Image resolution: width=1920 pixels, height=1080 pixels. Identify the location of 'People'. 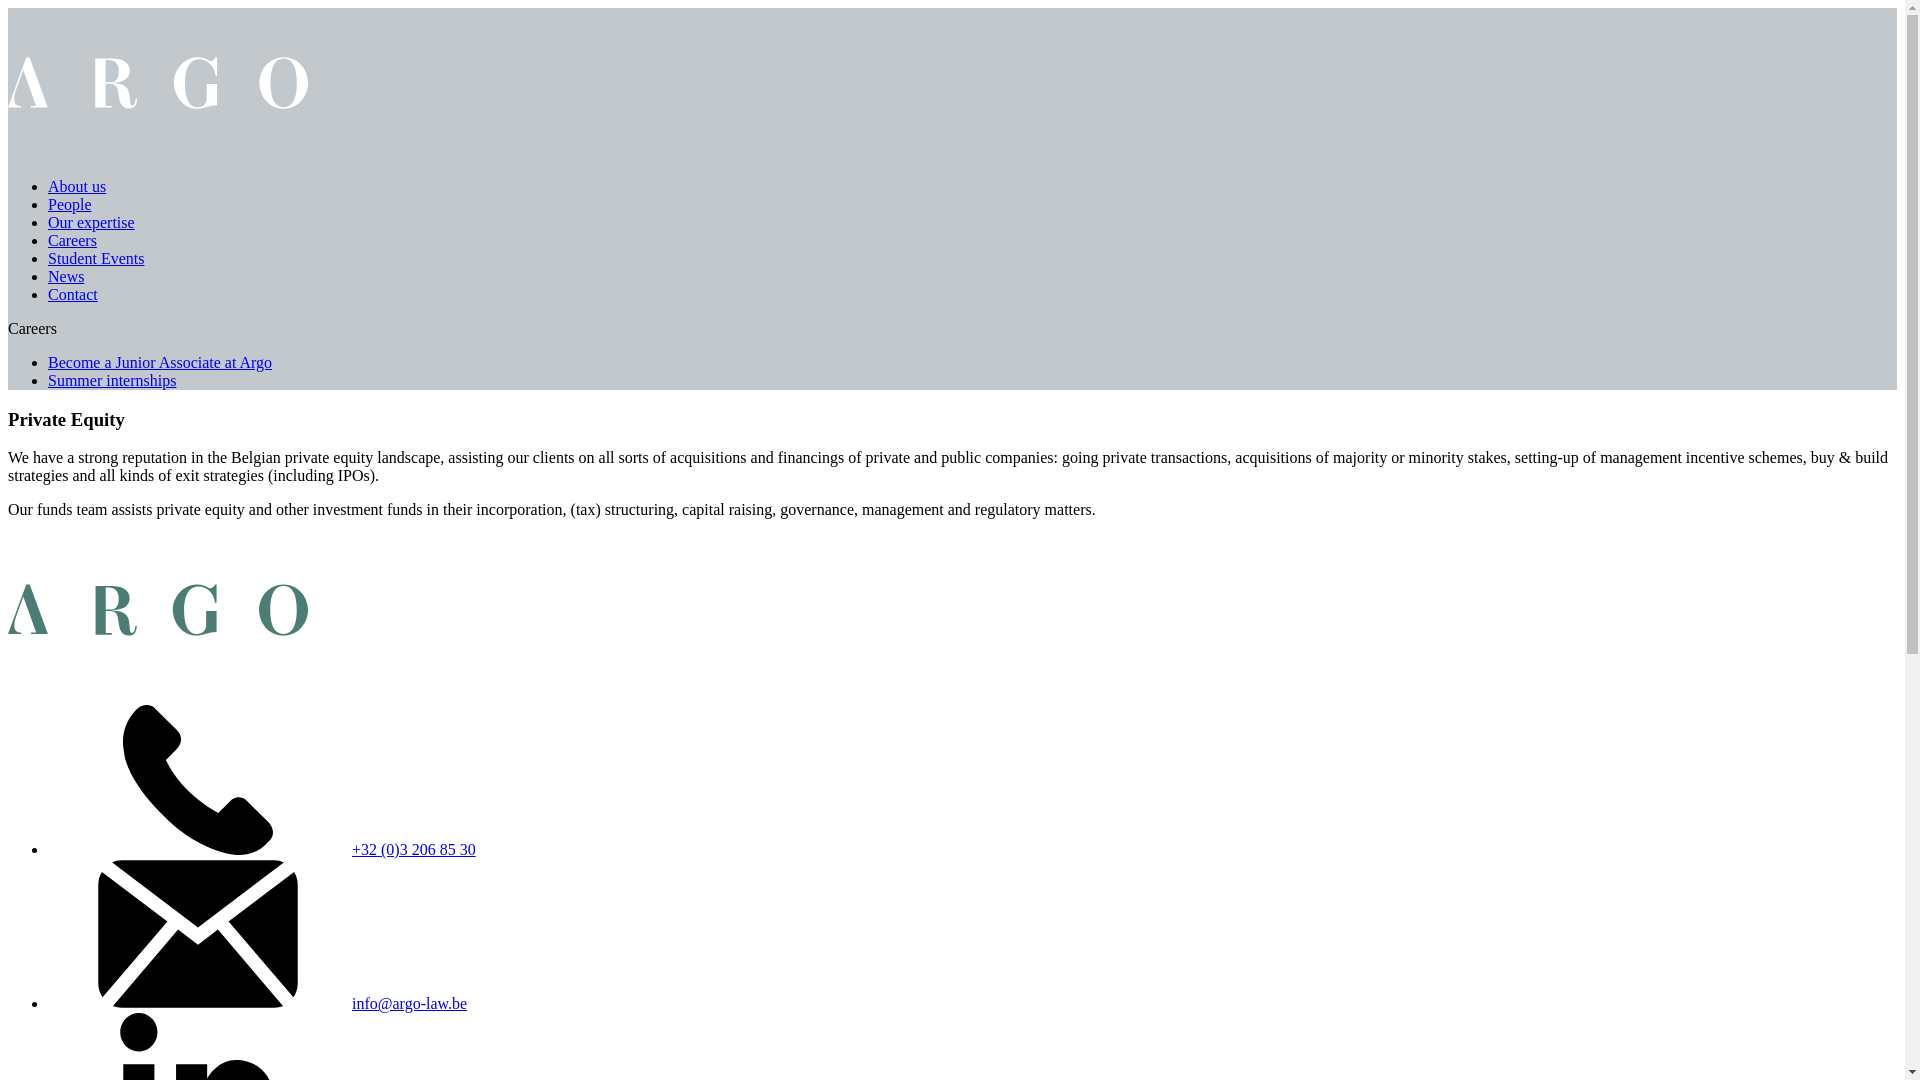
(70, 204).